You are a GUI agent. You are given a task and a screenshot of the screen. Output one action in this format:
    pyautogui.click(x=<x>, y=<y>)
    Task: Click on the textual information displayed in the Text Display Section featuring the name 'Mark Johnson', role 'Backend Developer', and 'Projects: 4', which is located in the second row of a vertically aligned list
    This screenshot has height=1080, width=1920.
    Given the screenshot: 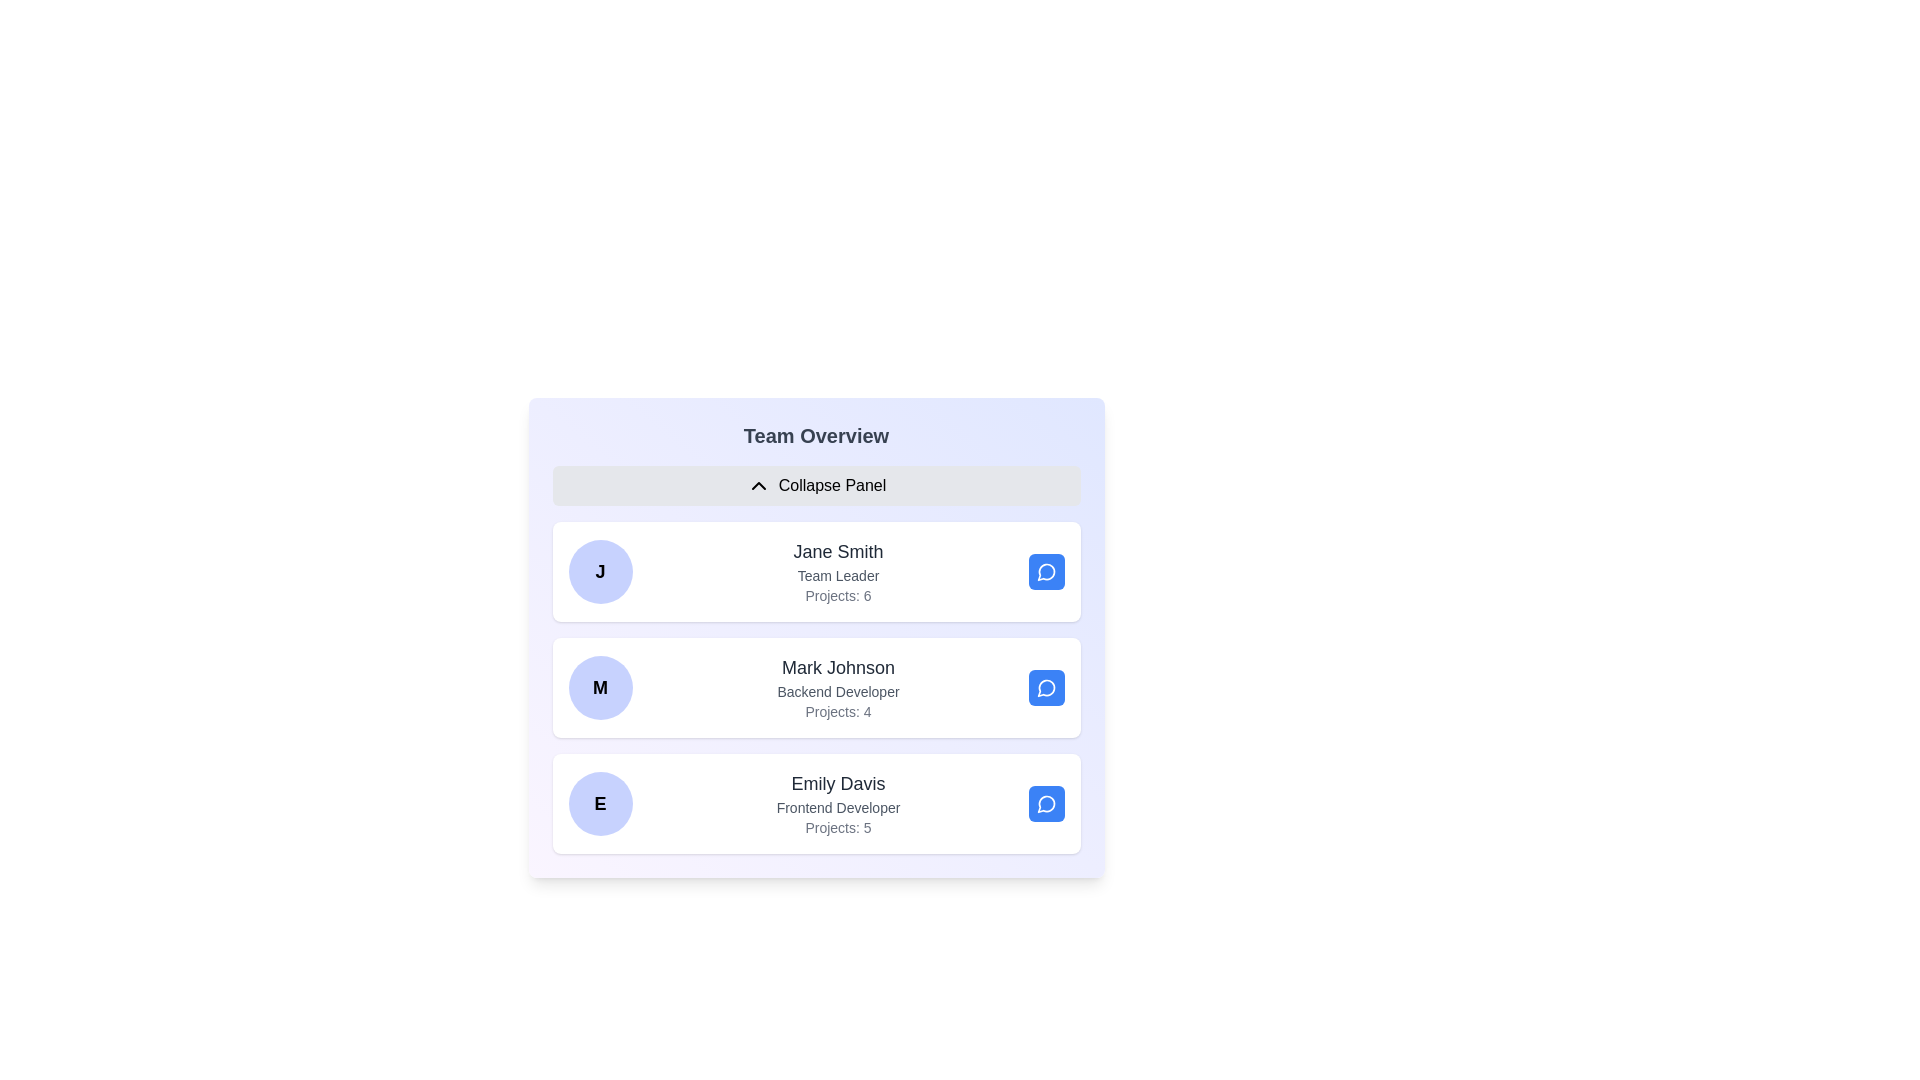 What is the action you would take?
    pyautogui.click(x=838, y=686)
    